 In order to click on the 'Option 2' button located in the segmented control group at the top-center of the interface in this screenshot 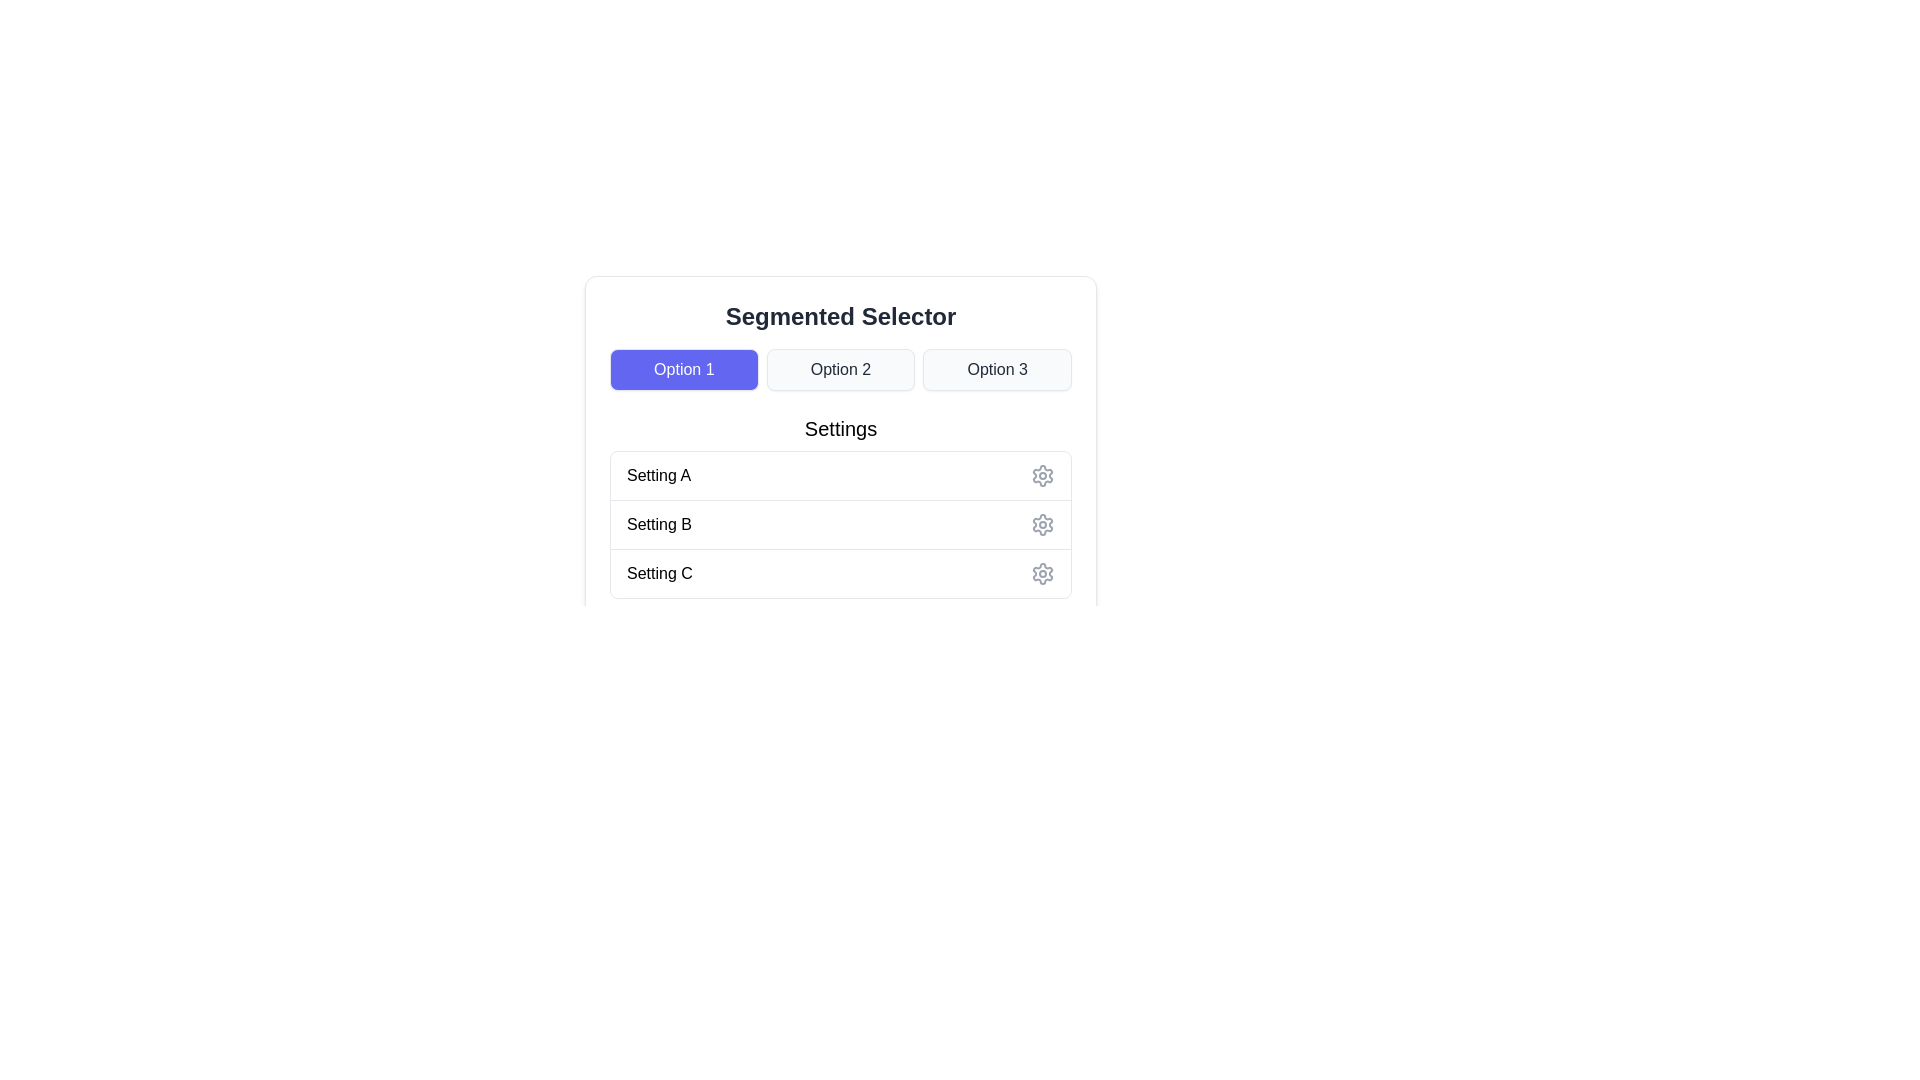, I will do `click(840, 370)`.